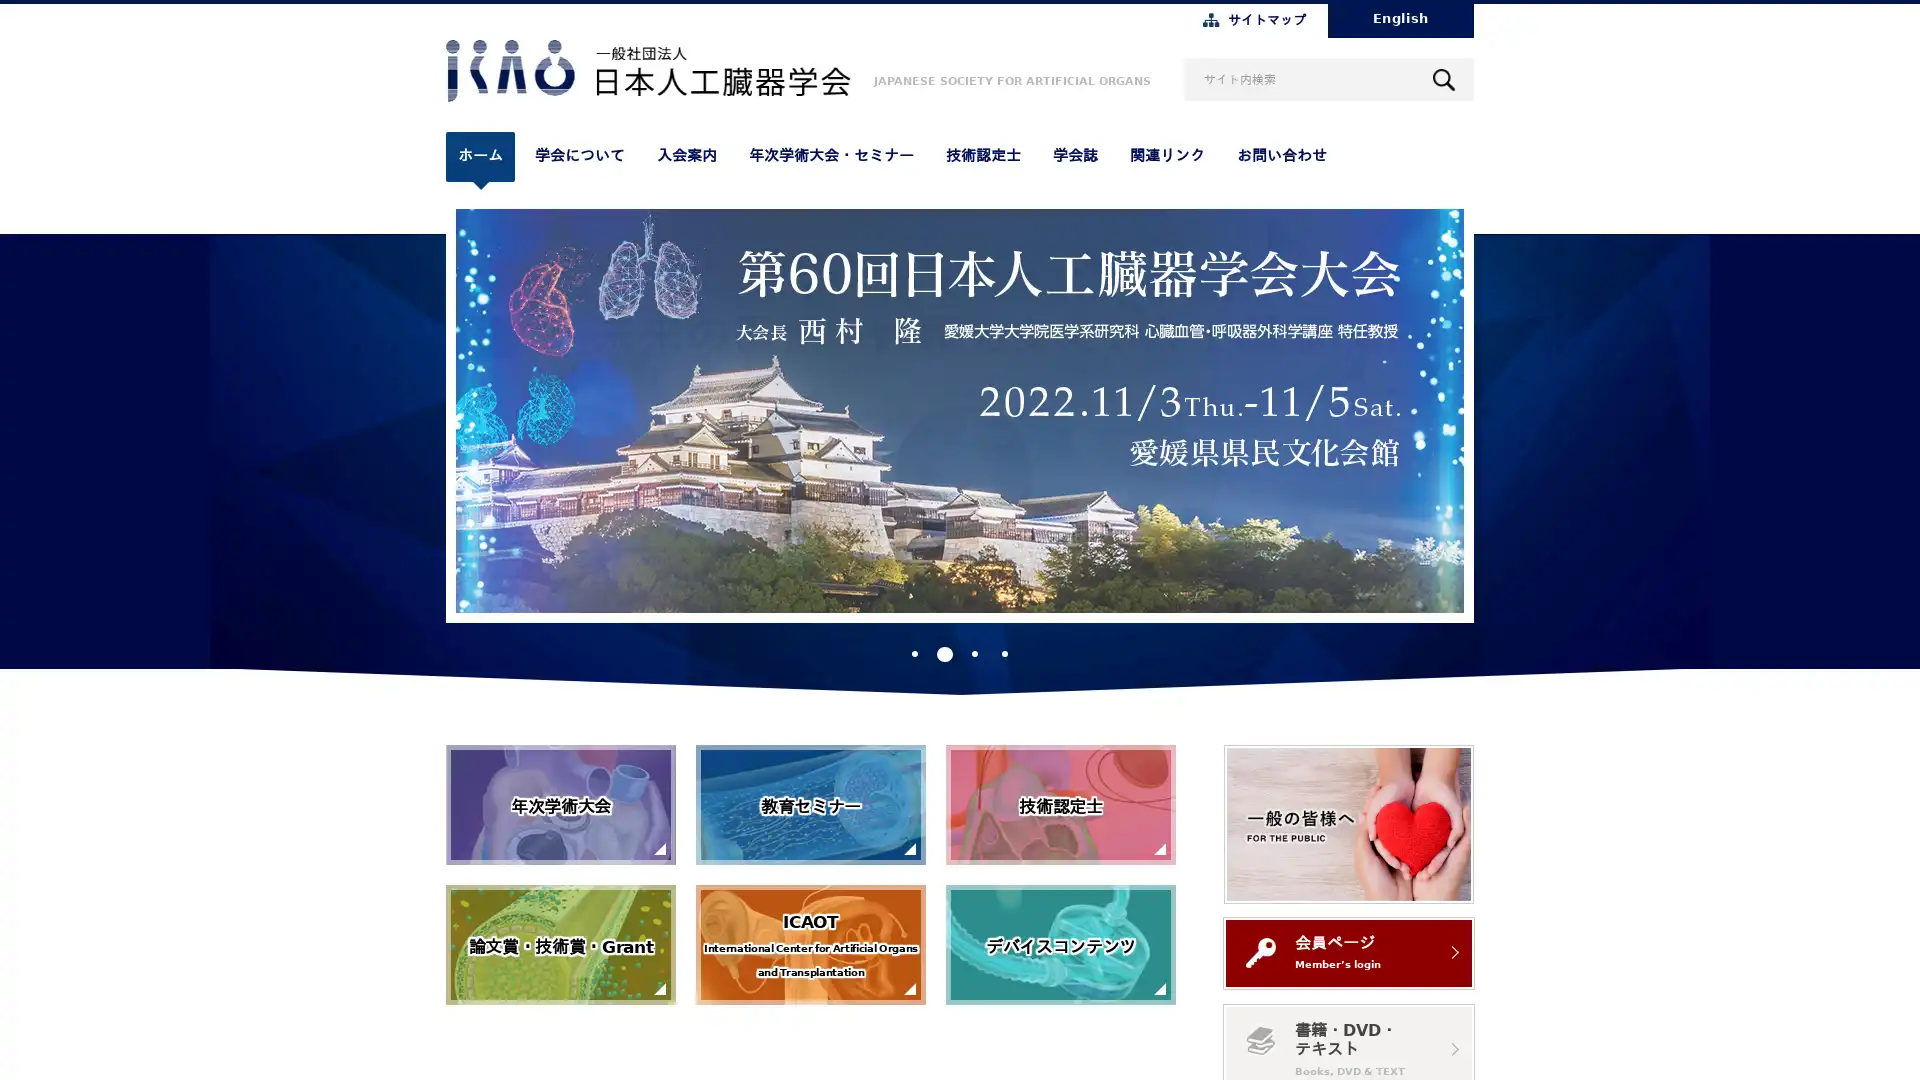 This screenshot has height=1080, width=1920. What do you see at coordinates (1444, 78) in the screenshot?
I see `Search` at bounding box center [1444, 78].